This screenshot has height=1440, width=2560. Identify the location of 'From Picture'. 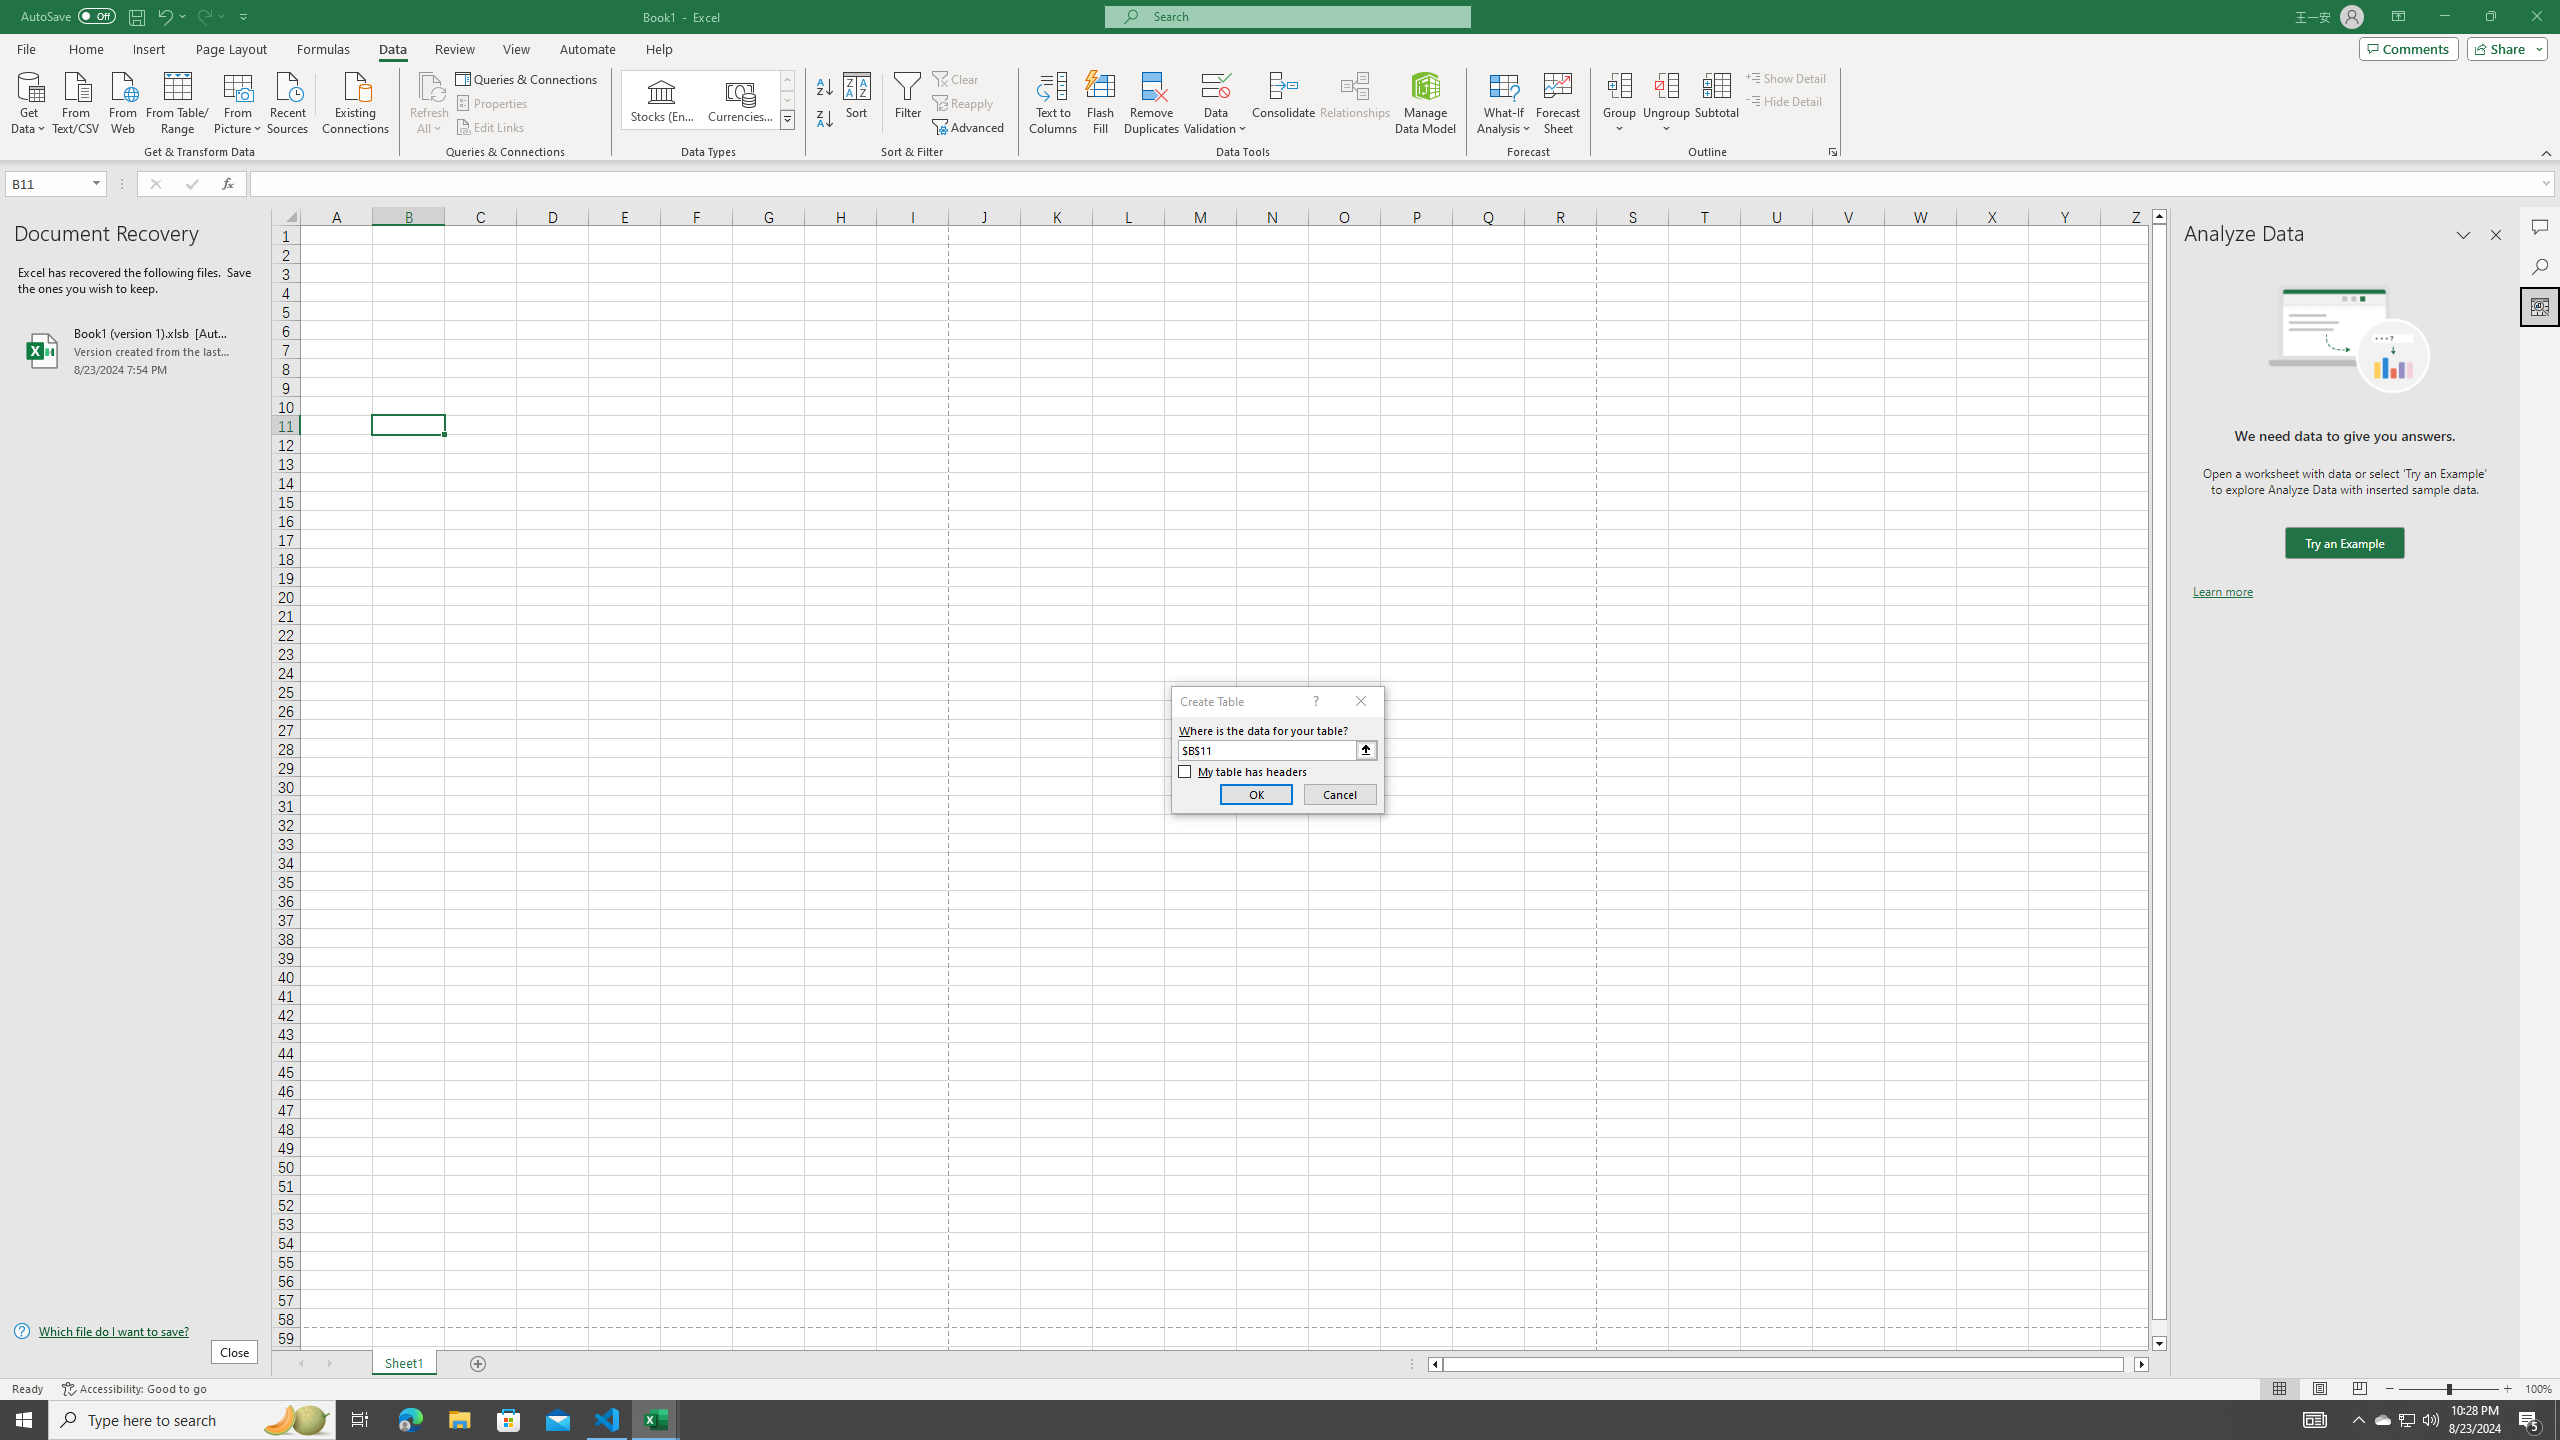
(239, 100).